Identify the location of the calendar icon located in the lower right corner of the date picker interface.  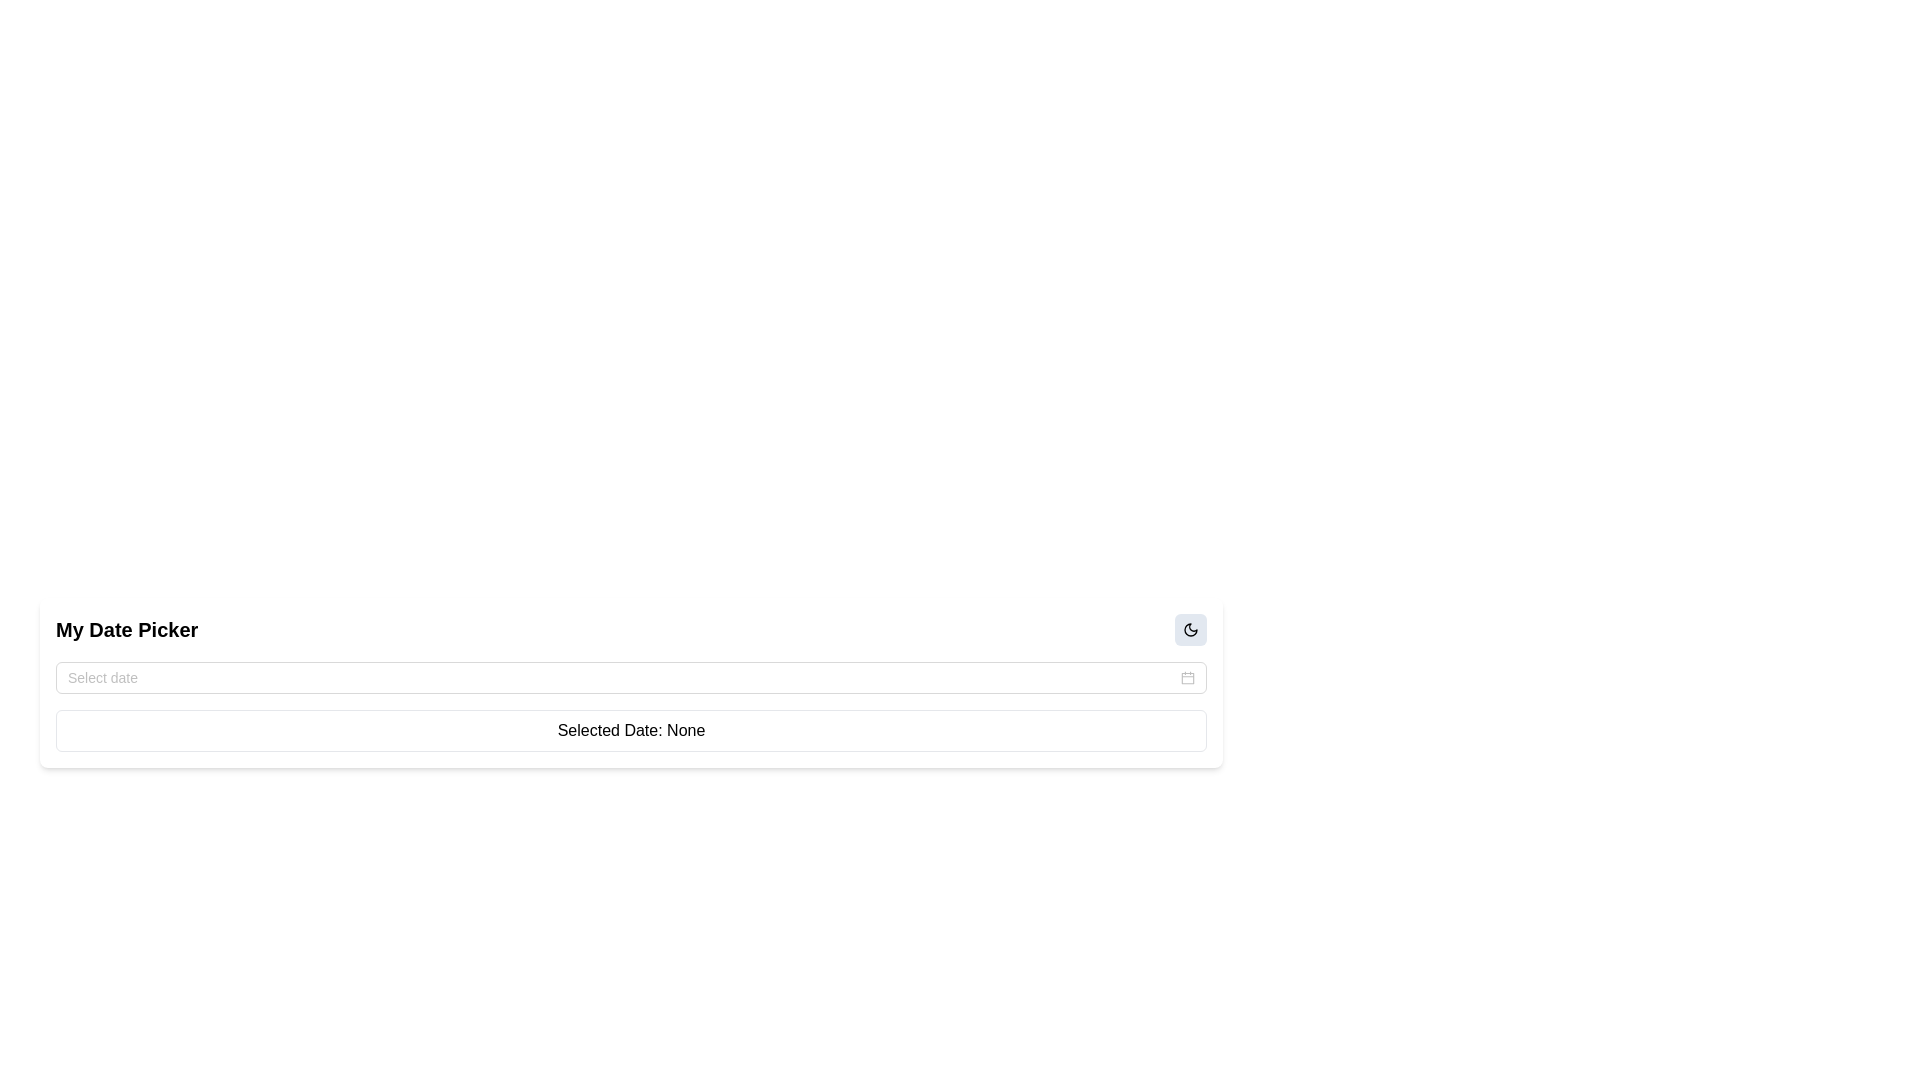
(1188, 677).